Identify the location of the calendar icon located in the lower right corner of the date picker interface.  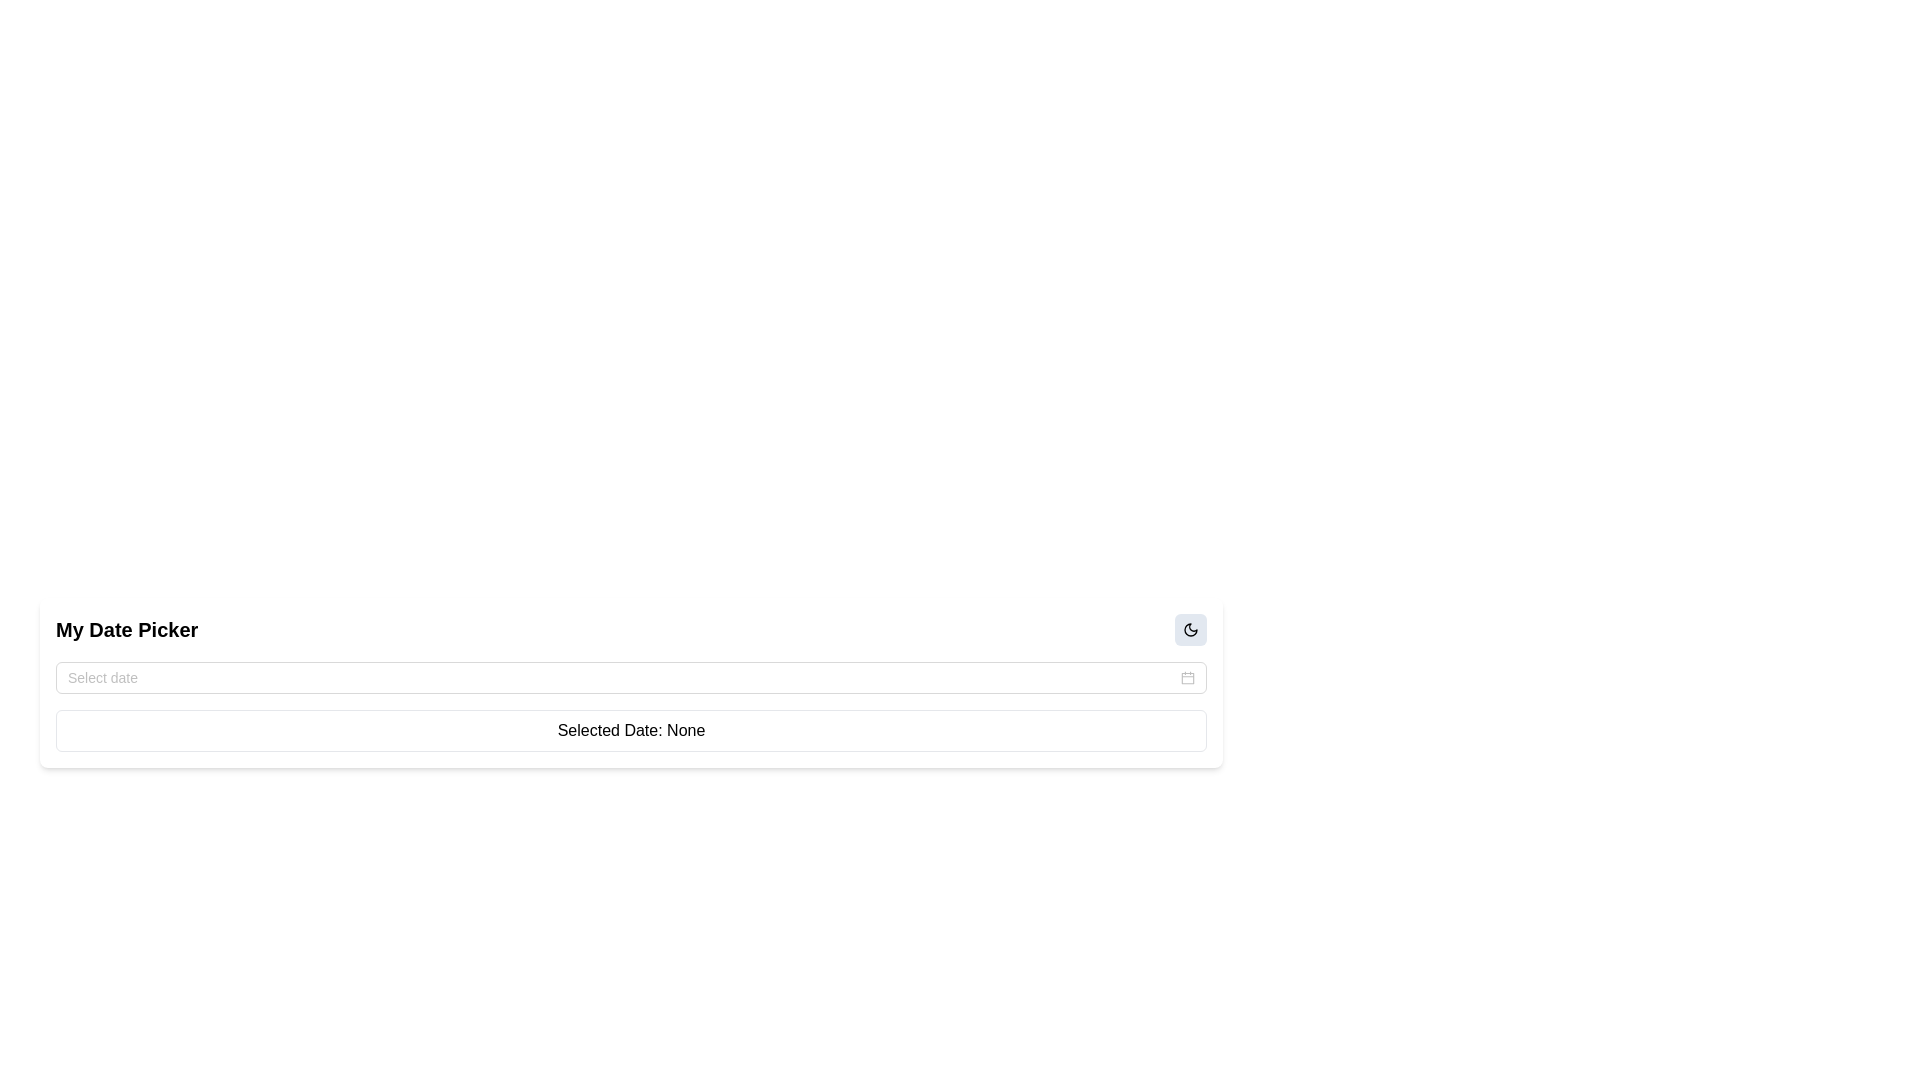
(1188, 677).